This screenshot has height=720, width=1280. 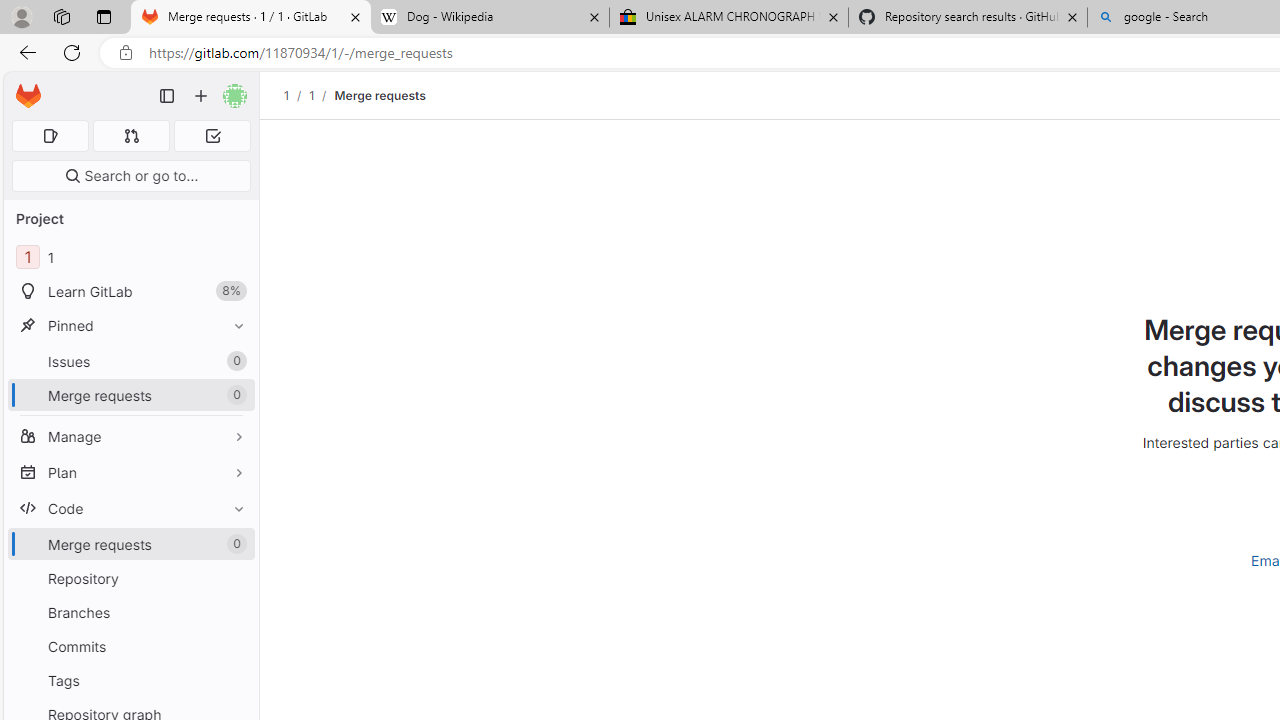 What do you see at coordinates (167, 96) in the screenshot?
I see `'Primary navigation sidebar'` at bounding box center [167, 96].